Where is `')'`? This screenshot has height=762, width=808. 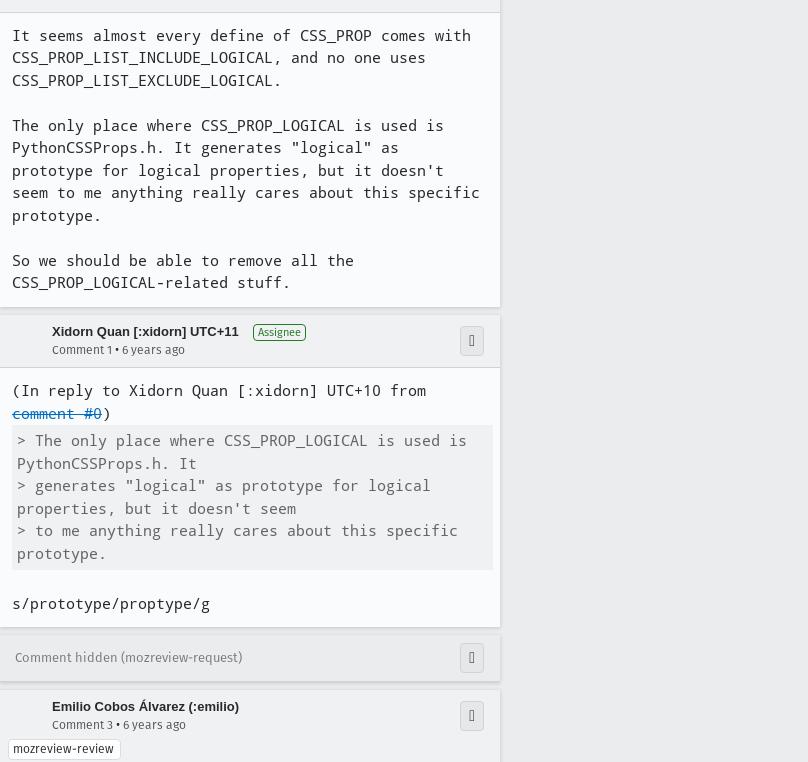
')' is located at coordinates (105, 412).